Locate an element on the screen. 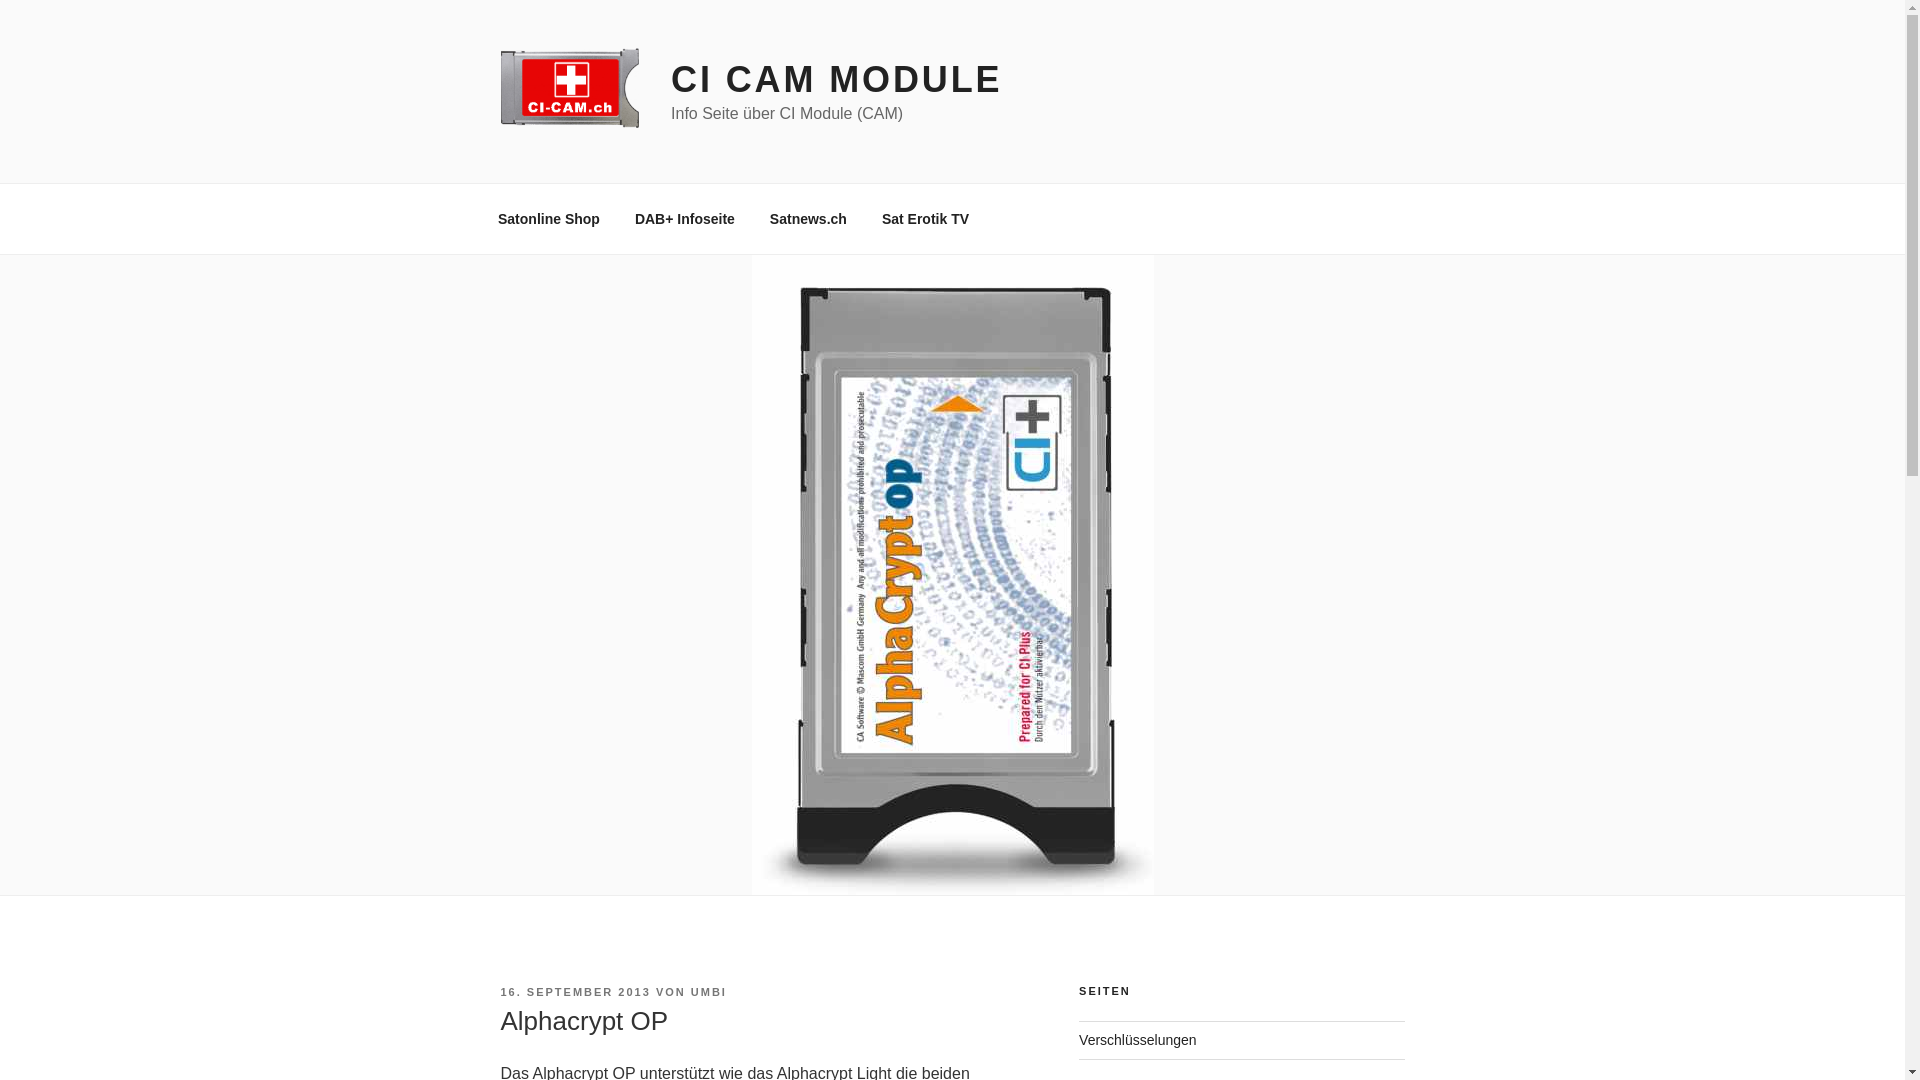 The height and width of the screenshot is (1080, 1920). '16. SEPTEMBER 2013' is located at coordinates (574, 991).